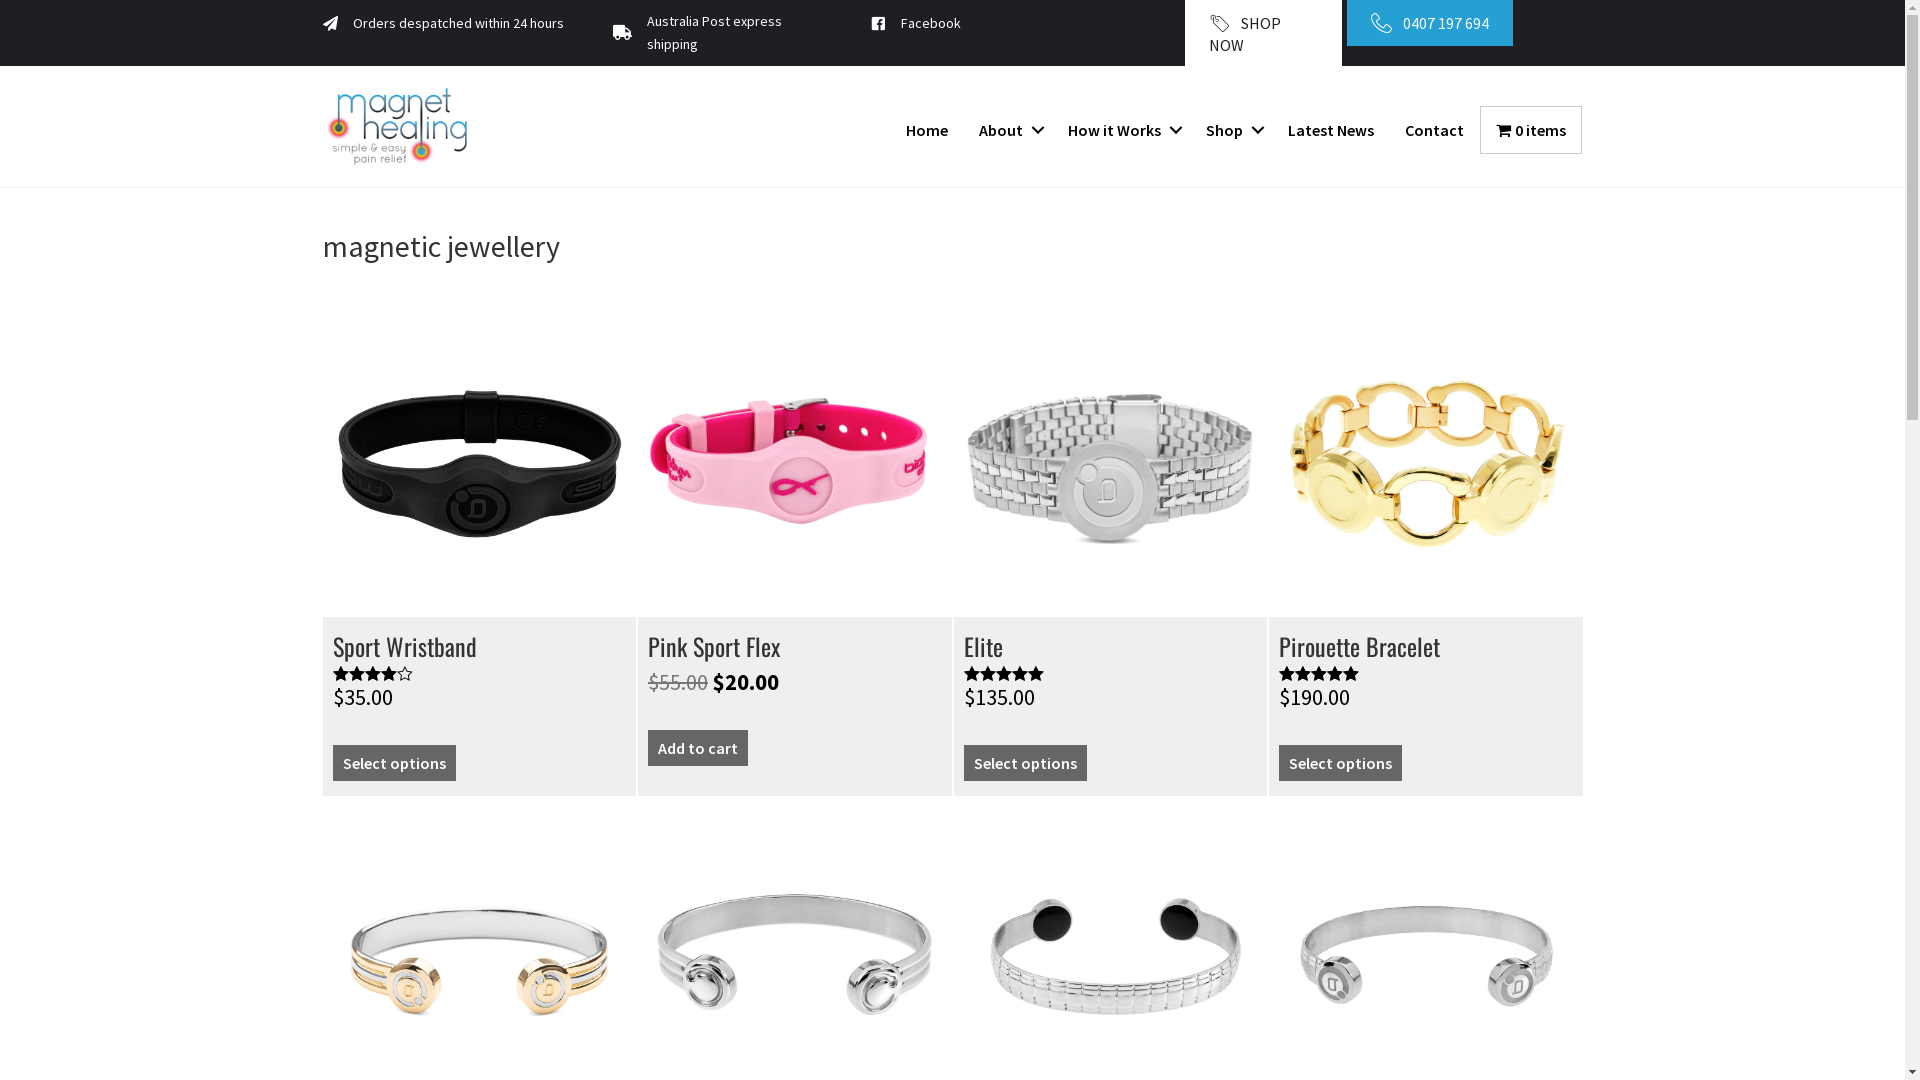 The height and width of the screenshot is (1080, 1920). I want to click on 'logo', so click(397, 126).